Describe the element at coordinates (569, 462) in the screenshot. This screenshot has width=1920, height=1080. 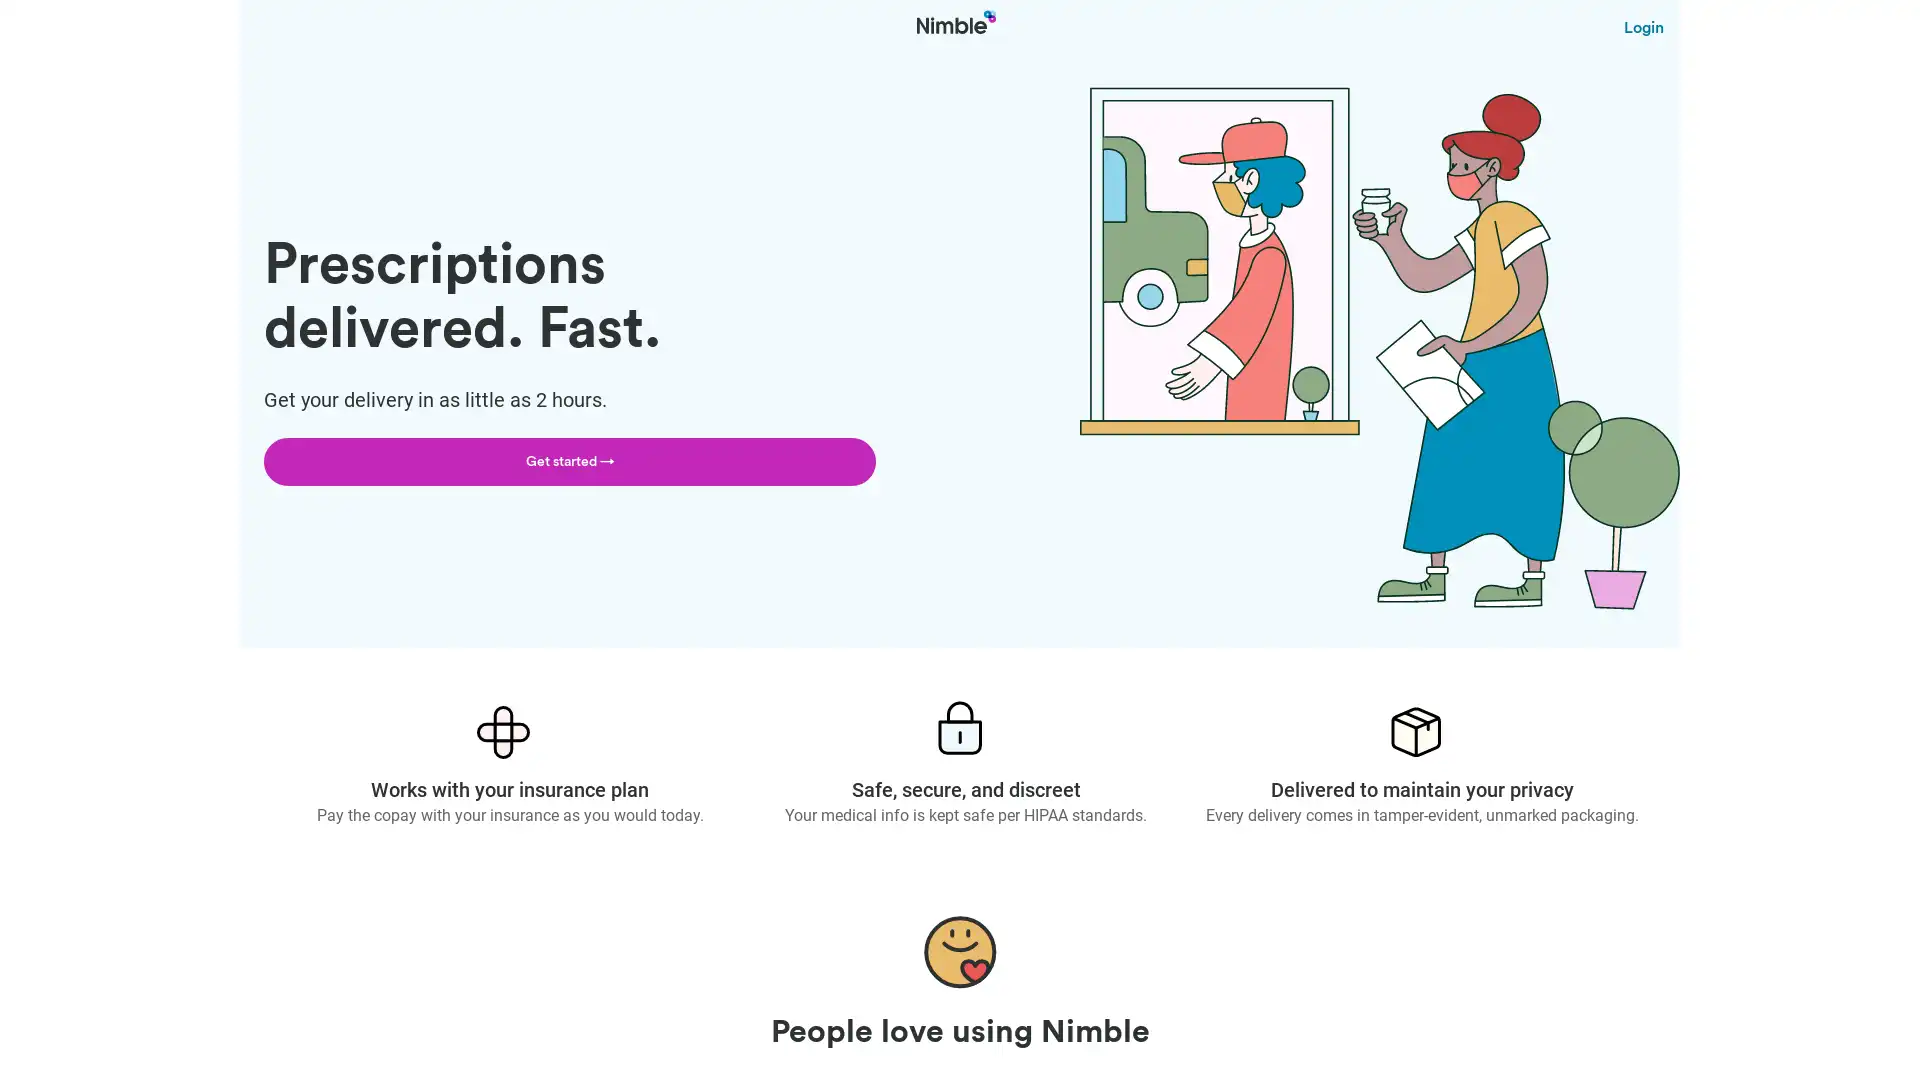
I see `Get started` at that location.